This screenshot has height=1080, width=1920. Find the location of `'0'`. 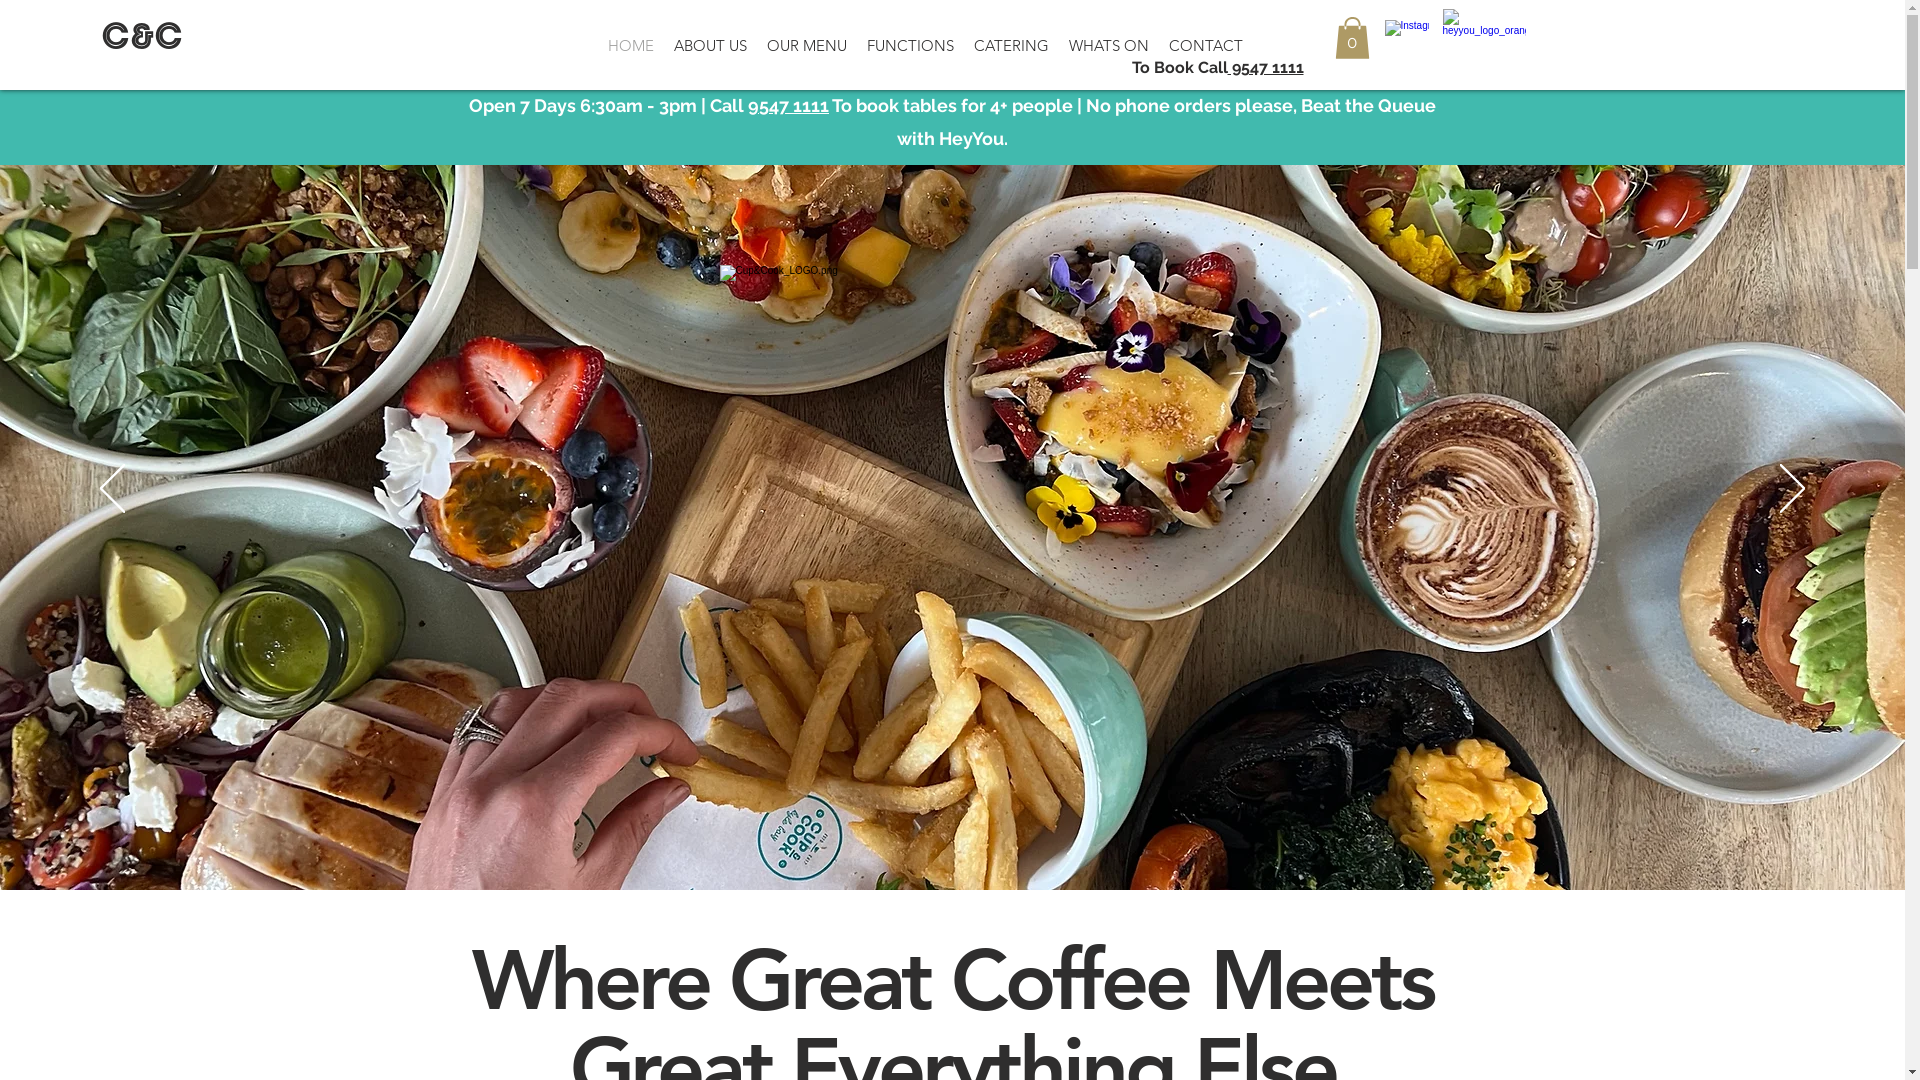

'0' is located at coordinates (1351, 38).